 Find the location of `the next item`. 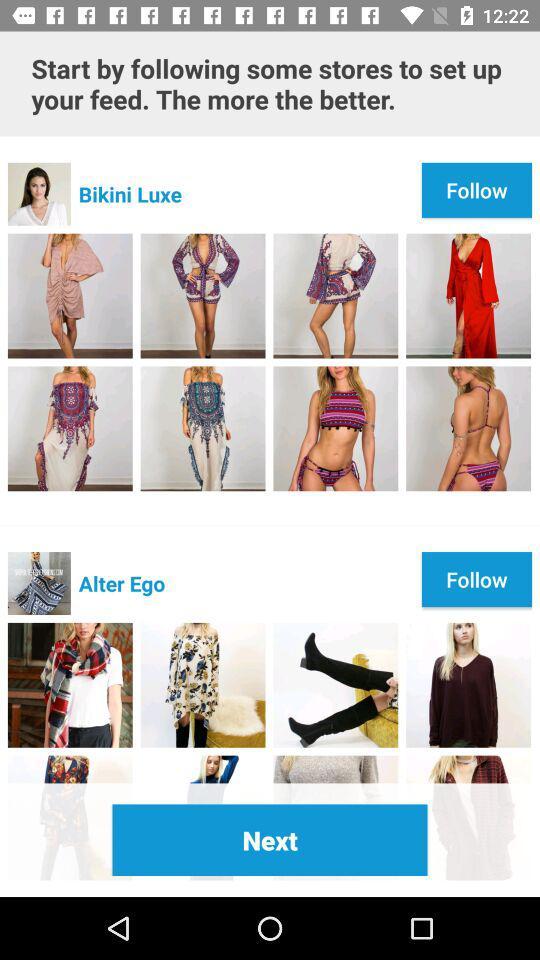

the next item is located at coordinates (270, 840).